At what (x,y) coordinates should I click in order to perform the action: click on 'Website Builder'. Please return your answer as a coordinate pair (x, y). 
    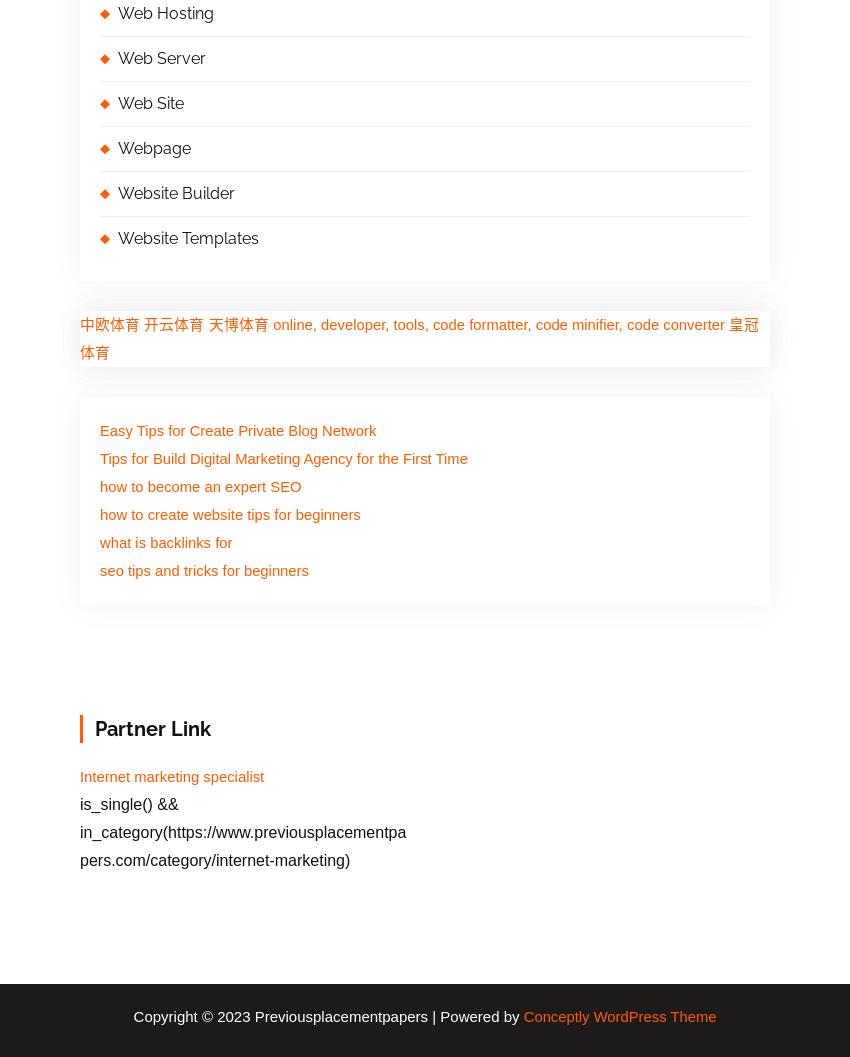
    Looking at the image, I should click on (175, 193).